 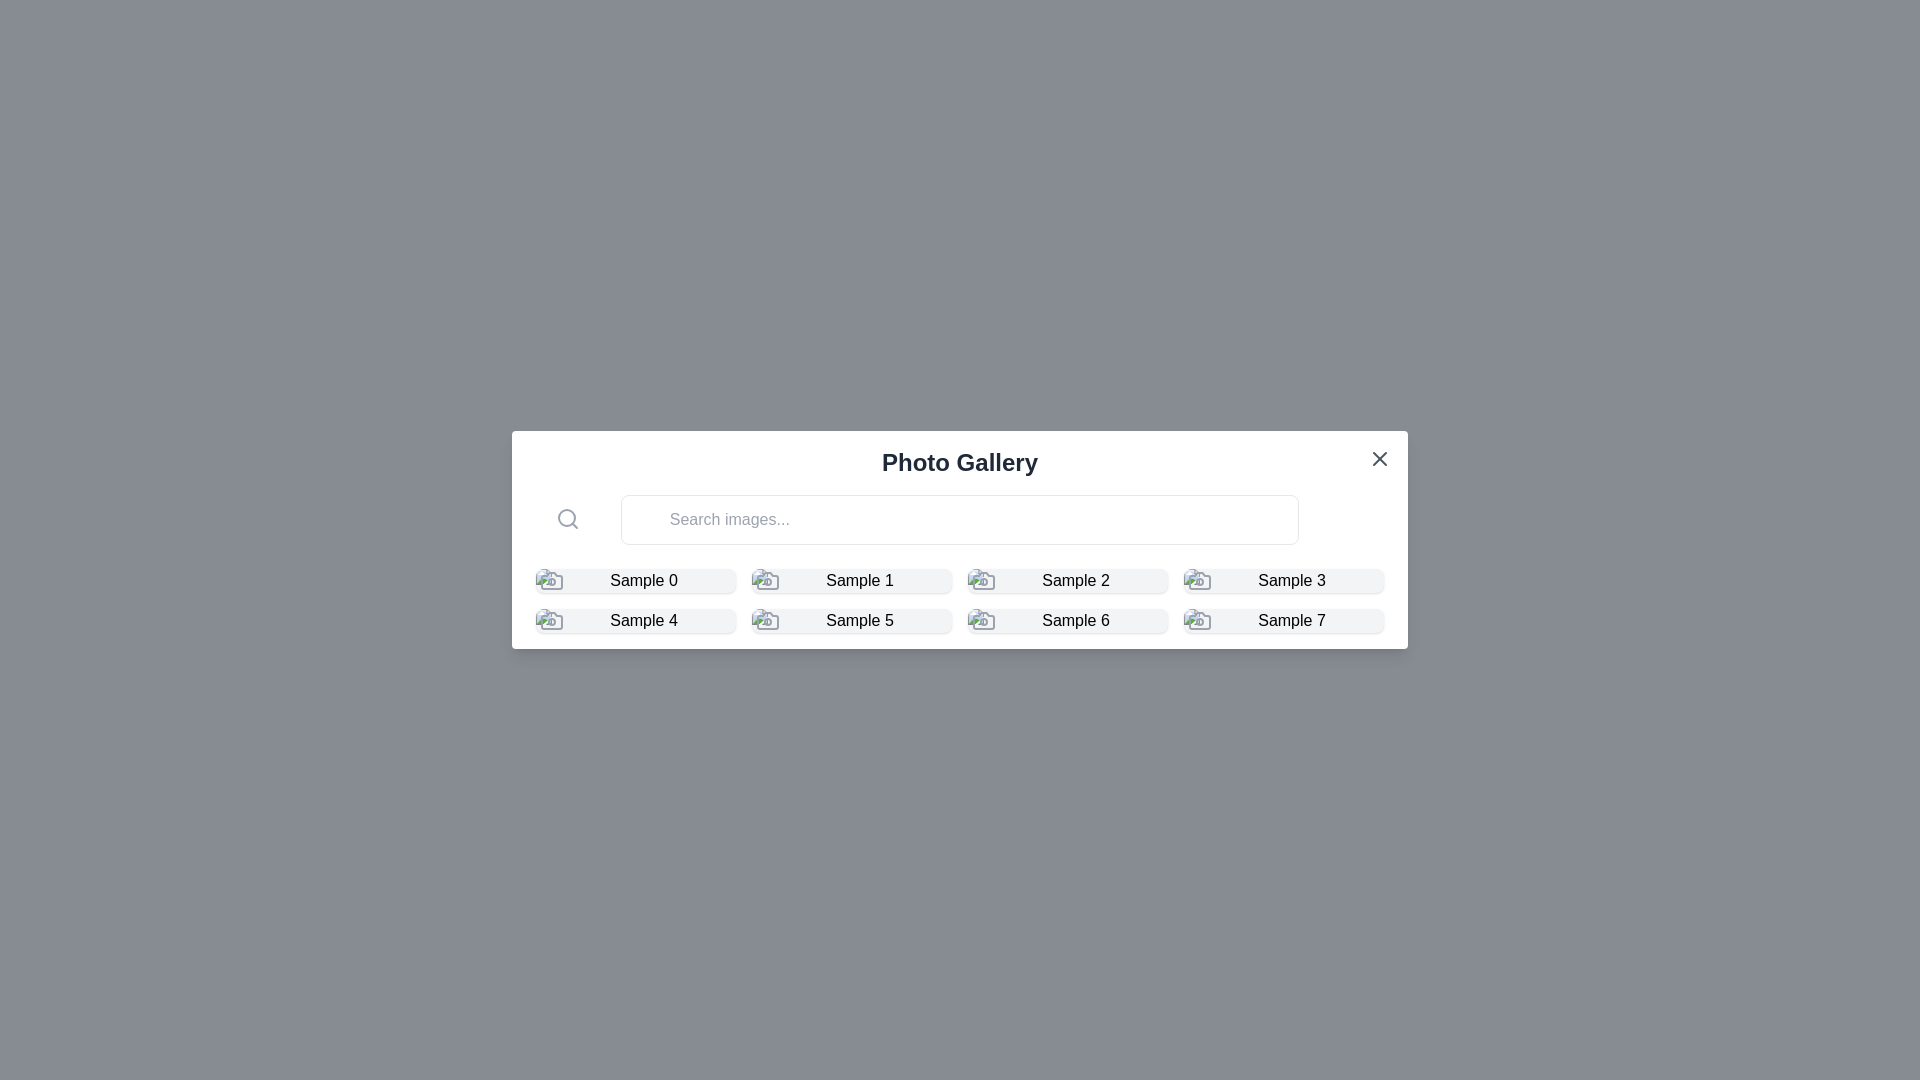 I want to click on the camera icon within the 'Sample 5' tile in the gallery grid, which signifies photo or camera functionality, so click(x=767, y=620).